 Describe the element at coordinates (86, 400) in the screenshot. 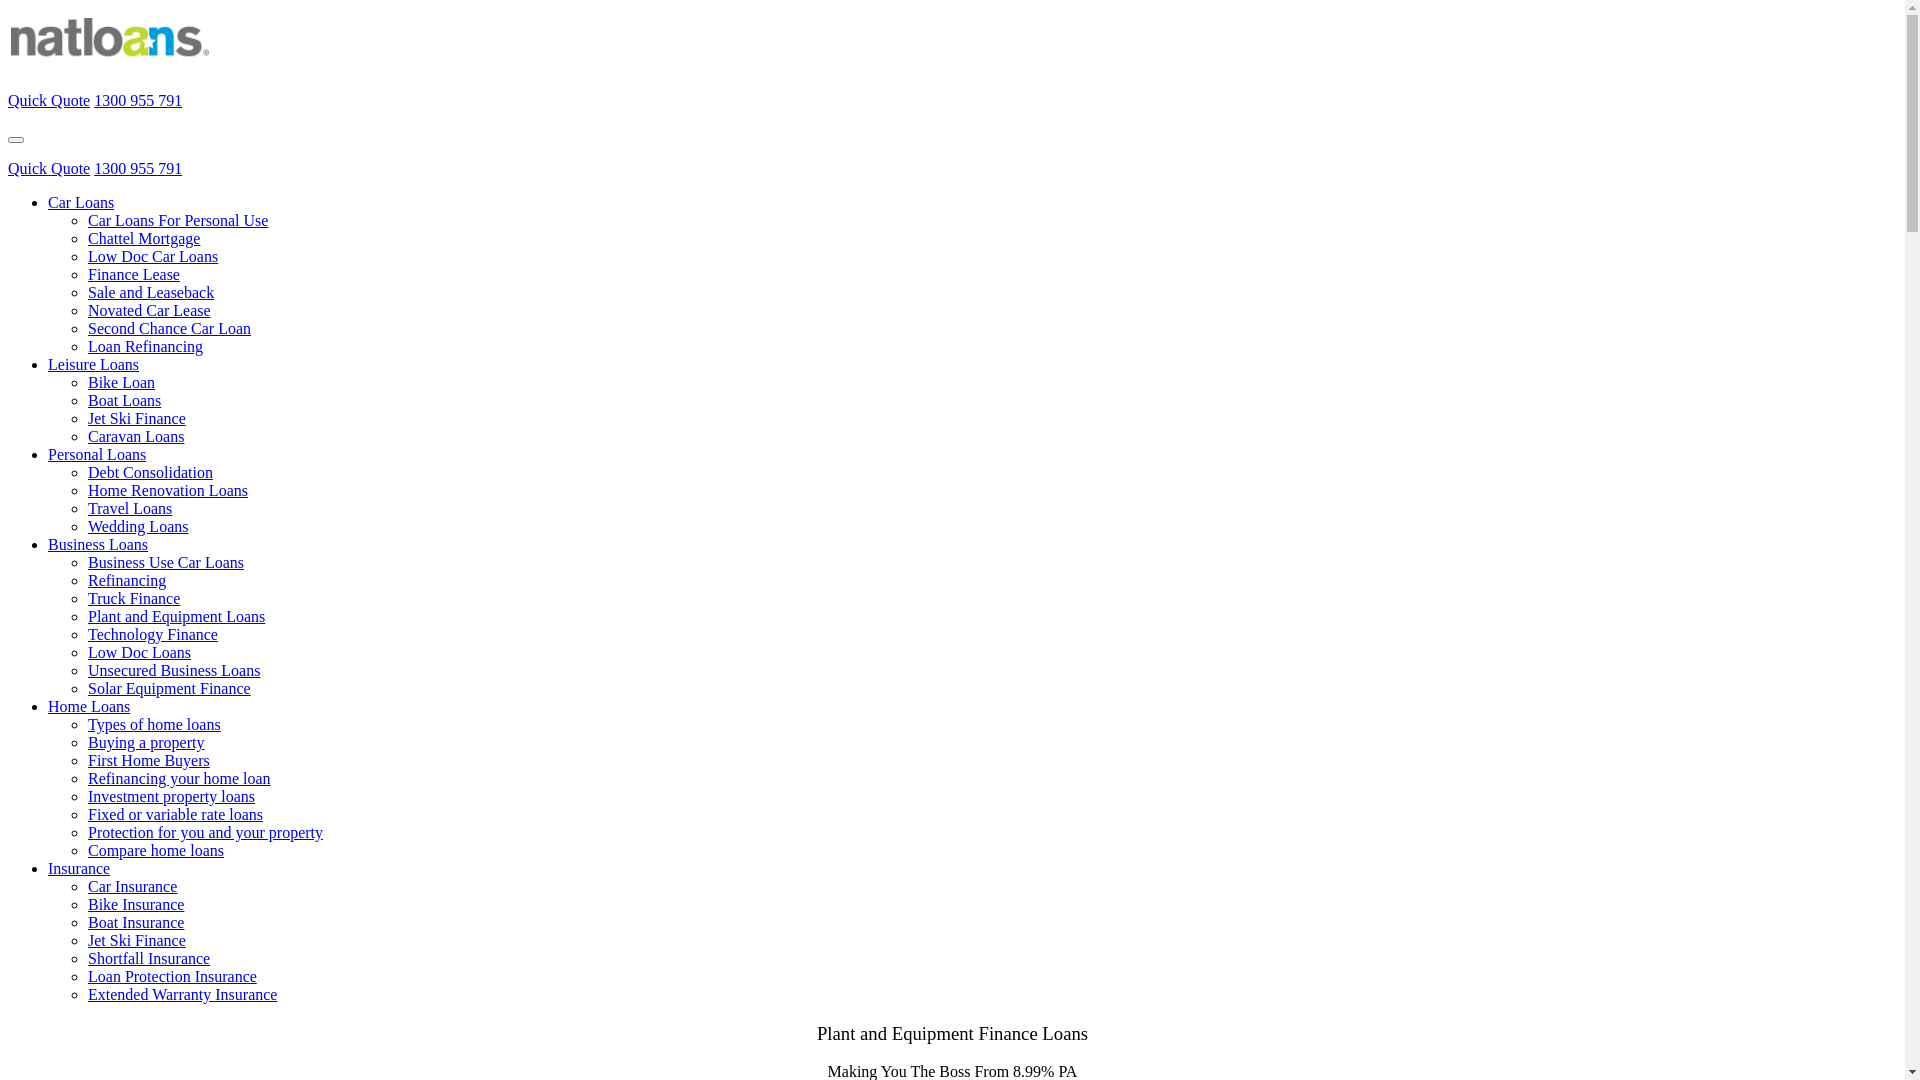

I see `'Boat Loans'` at that location.